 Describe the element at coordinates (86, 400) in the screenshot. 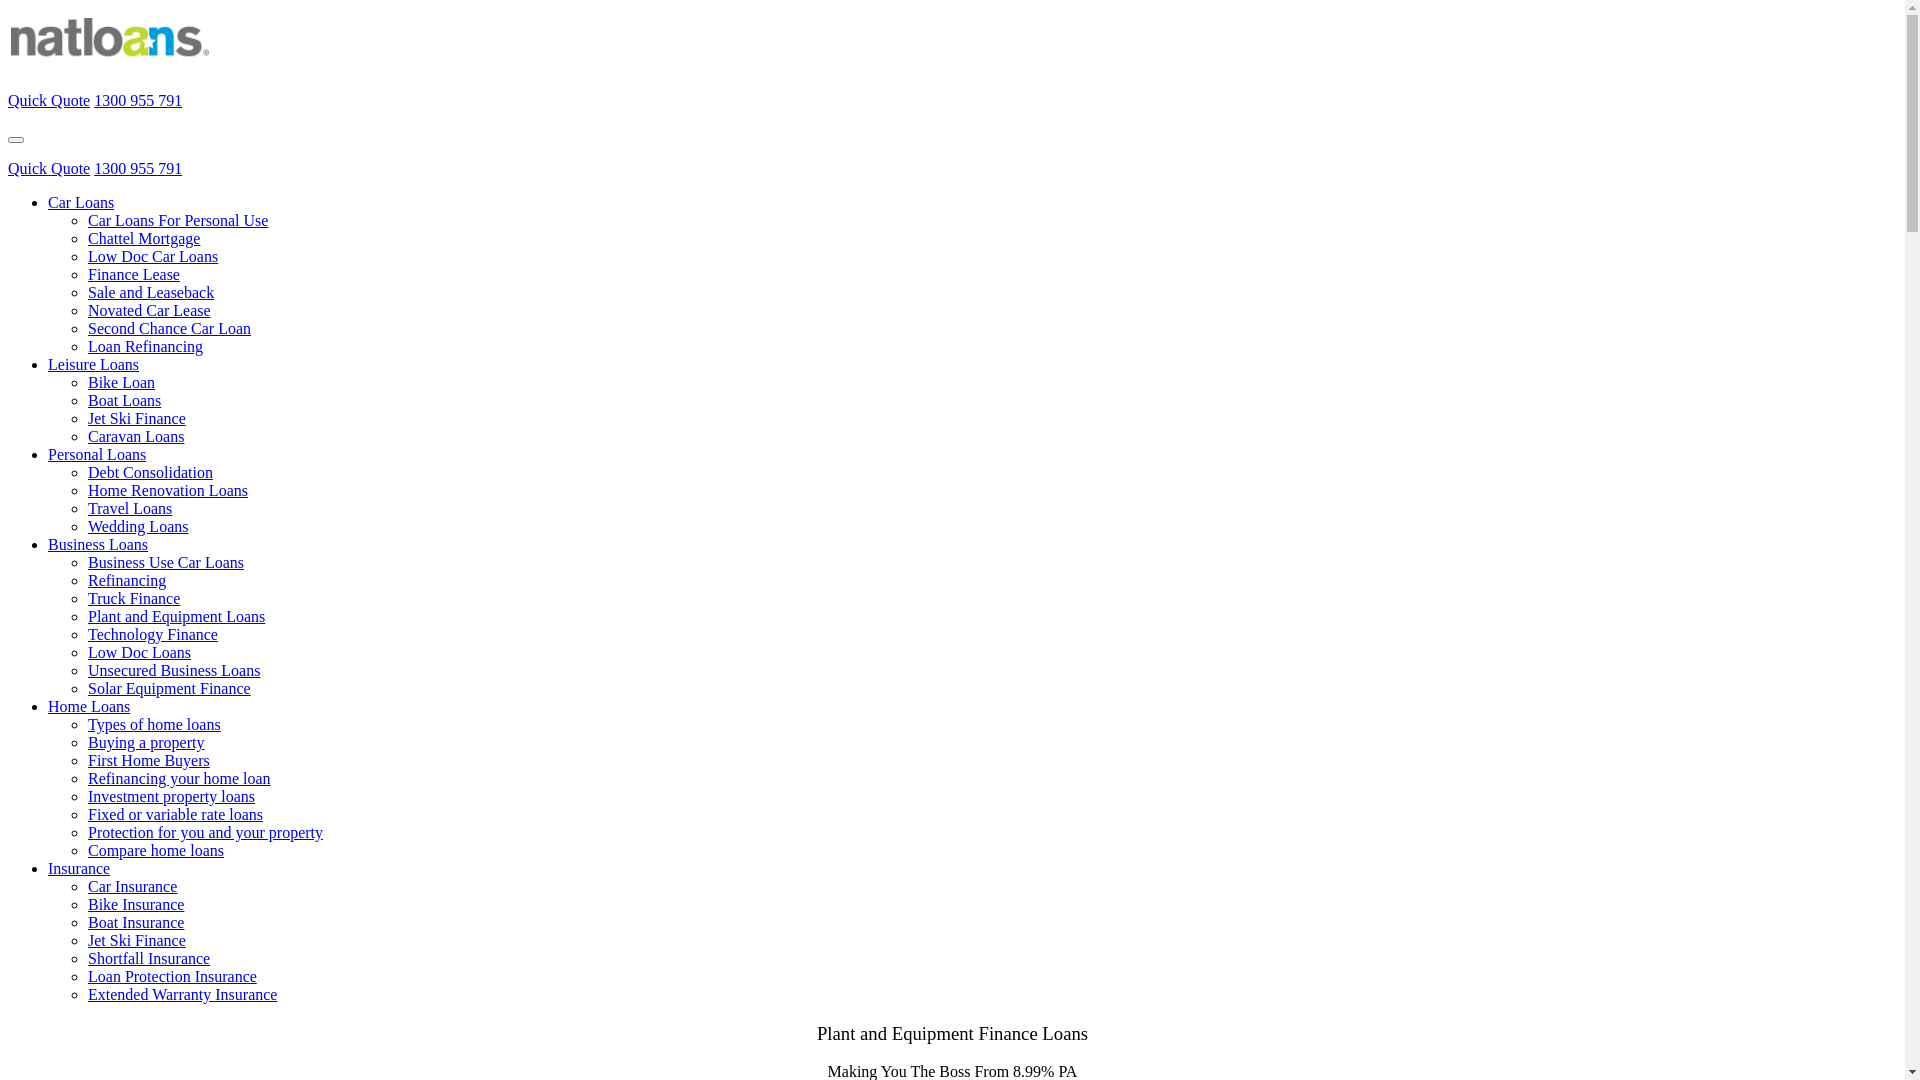

I see `'Boat Loans'` at that location.